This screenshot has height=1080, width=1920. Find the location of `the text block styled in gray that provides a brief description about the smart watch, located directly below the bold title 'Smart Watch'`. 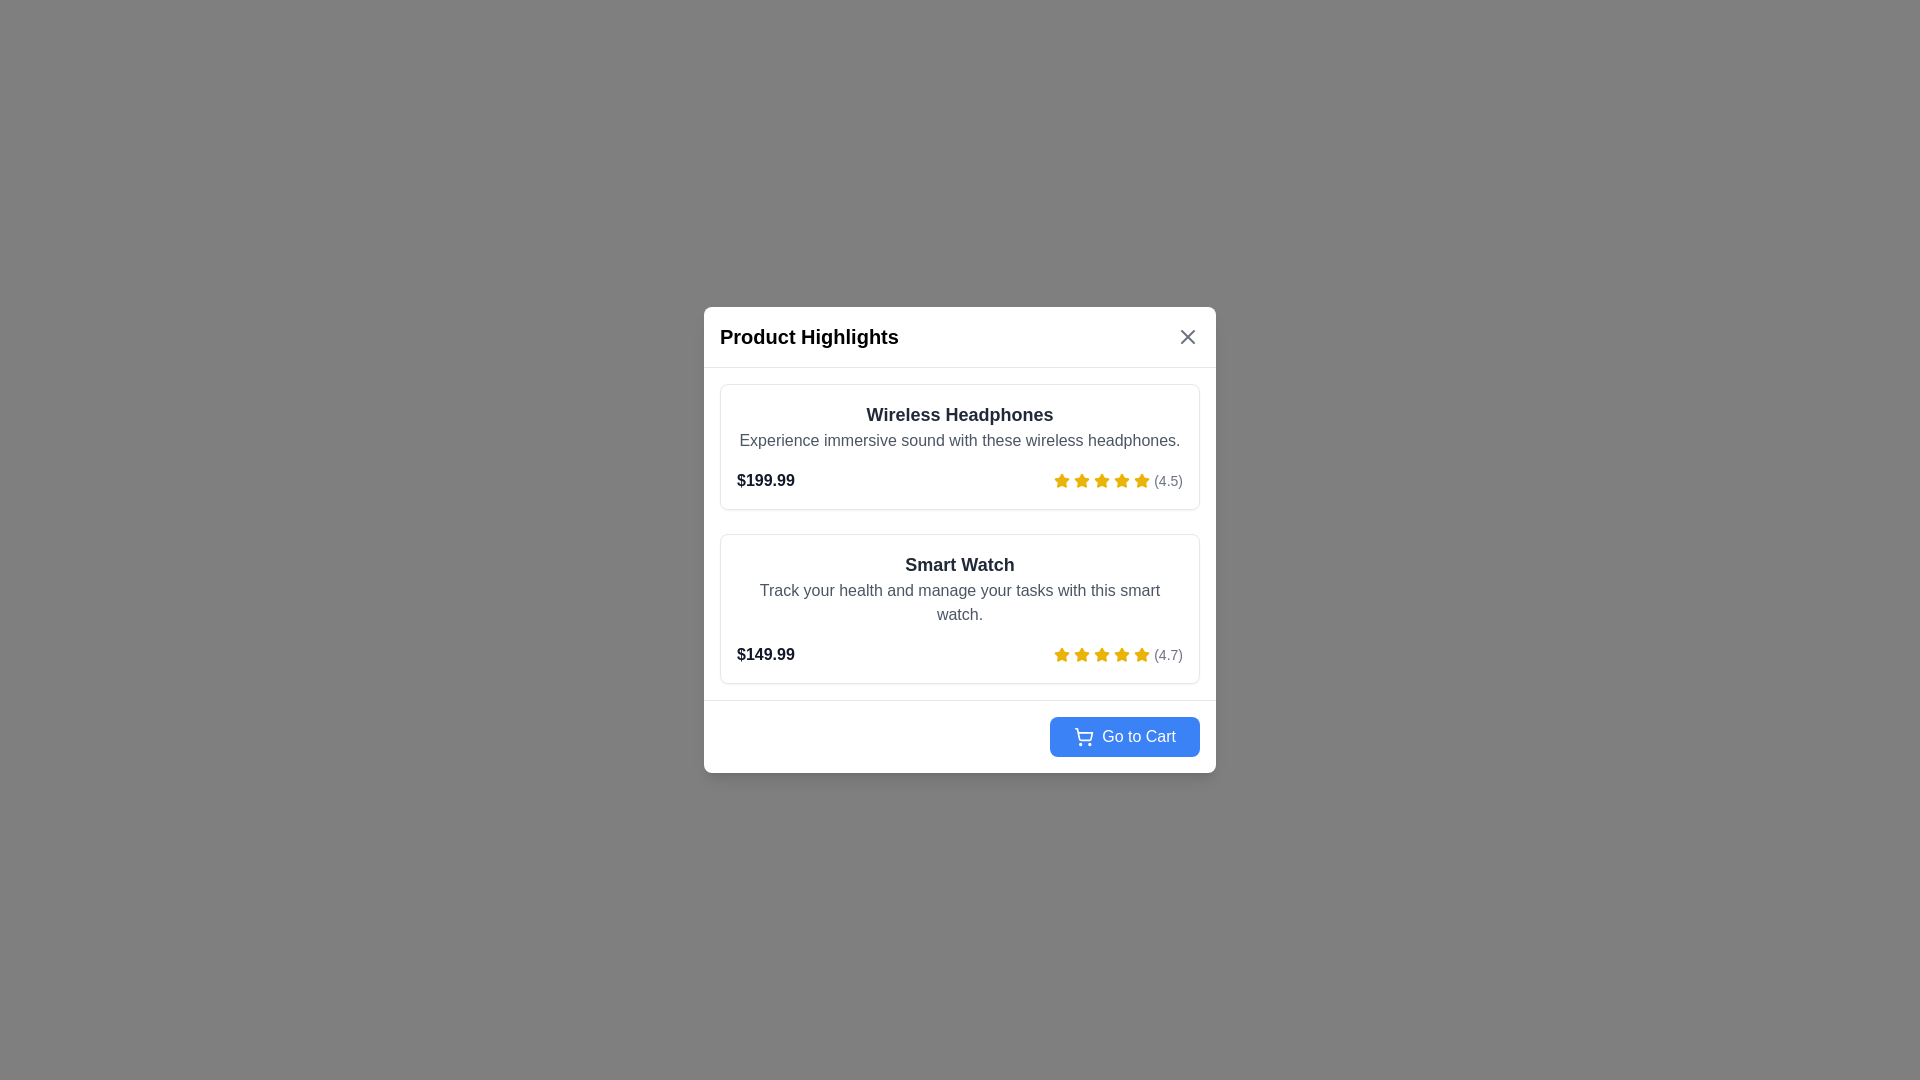

the text block styled in gray that provides a brief description about the smart watch, located directly below the bold title 'Smart Watch' is located at coordinates (960, 601).